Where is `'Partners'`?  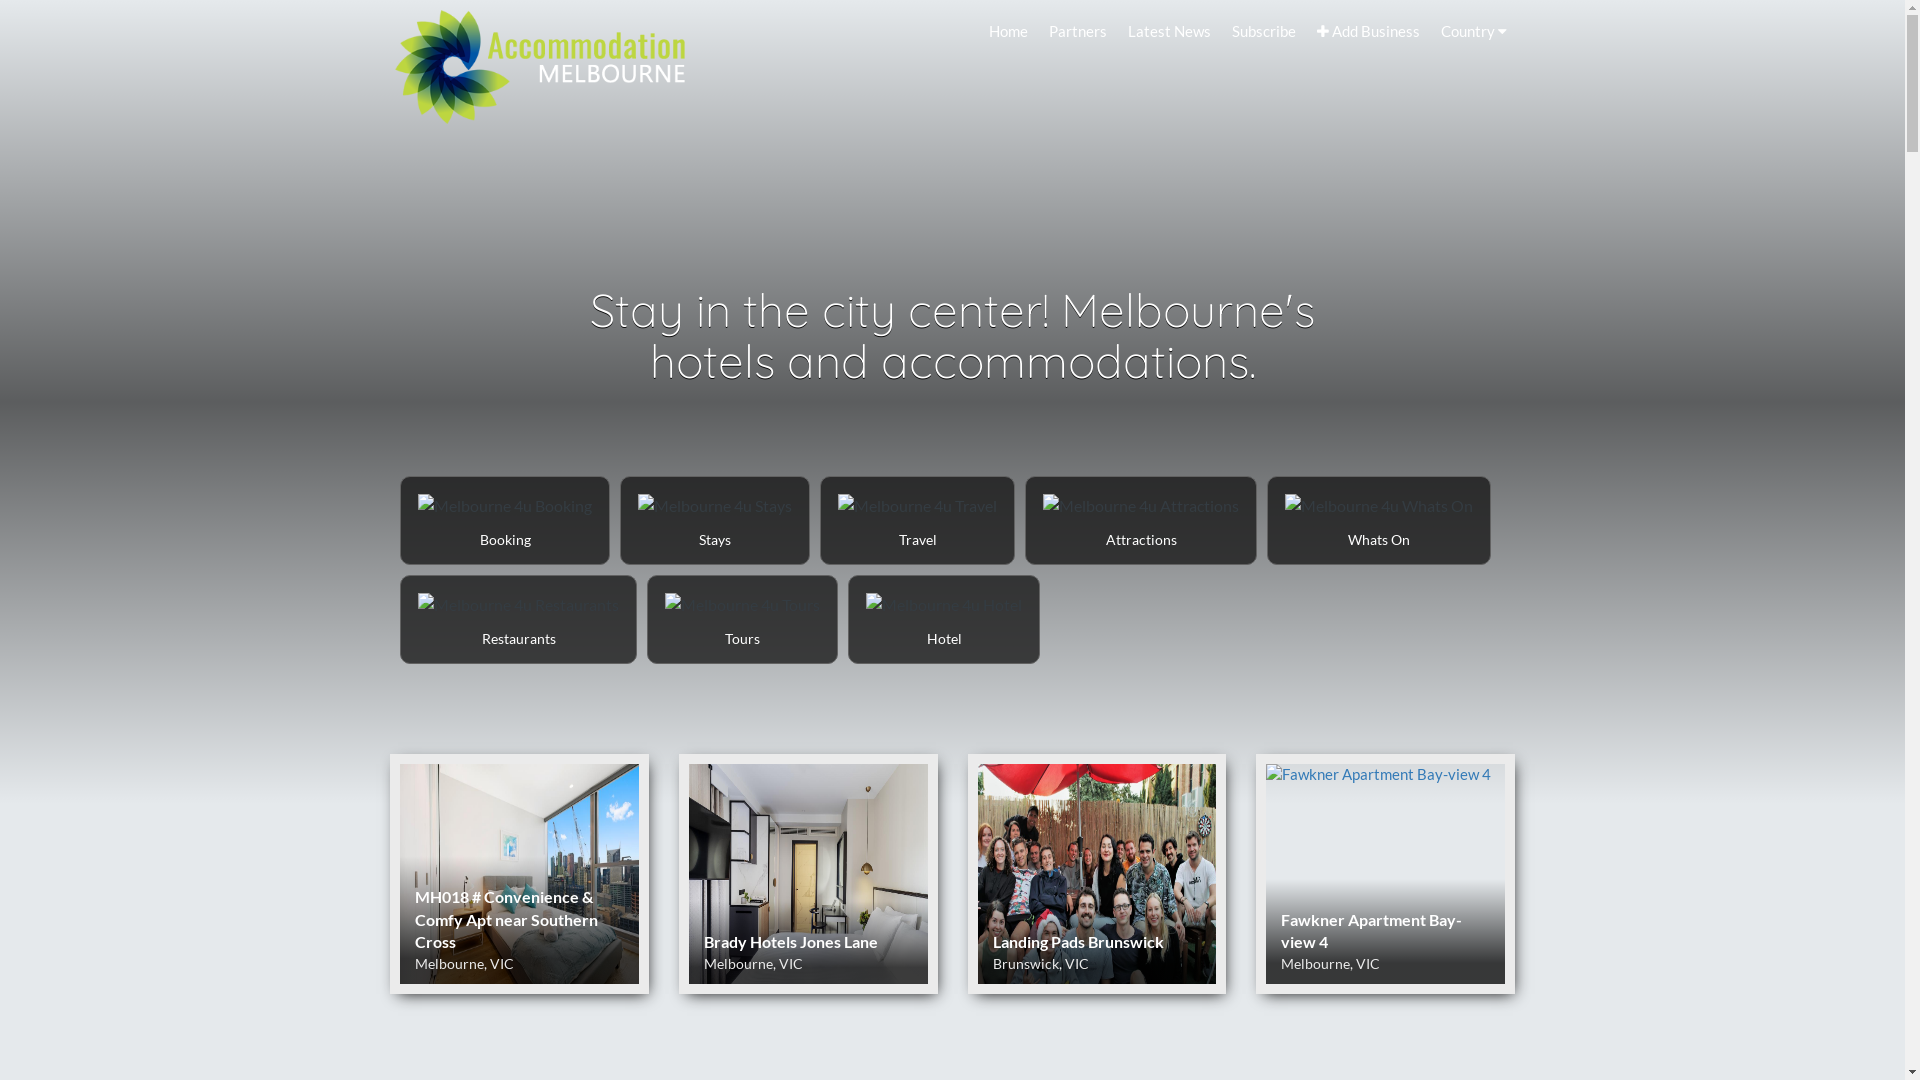
'Partners' is located at coordinates (1077, 30).